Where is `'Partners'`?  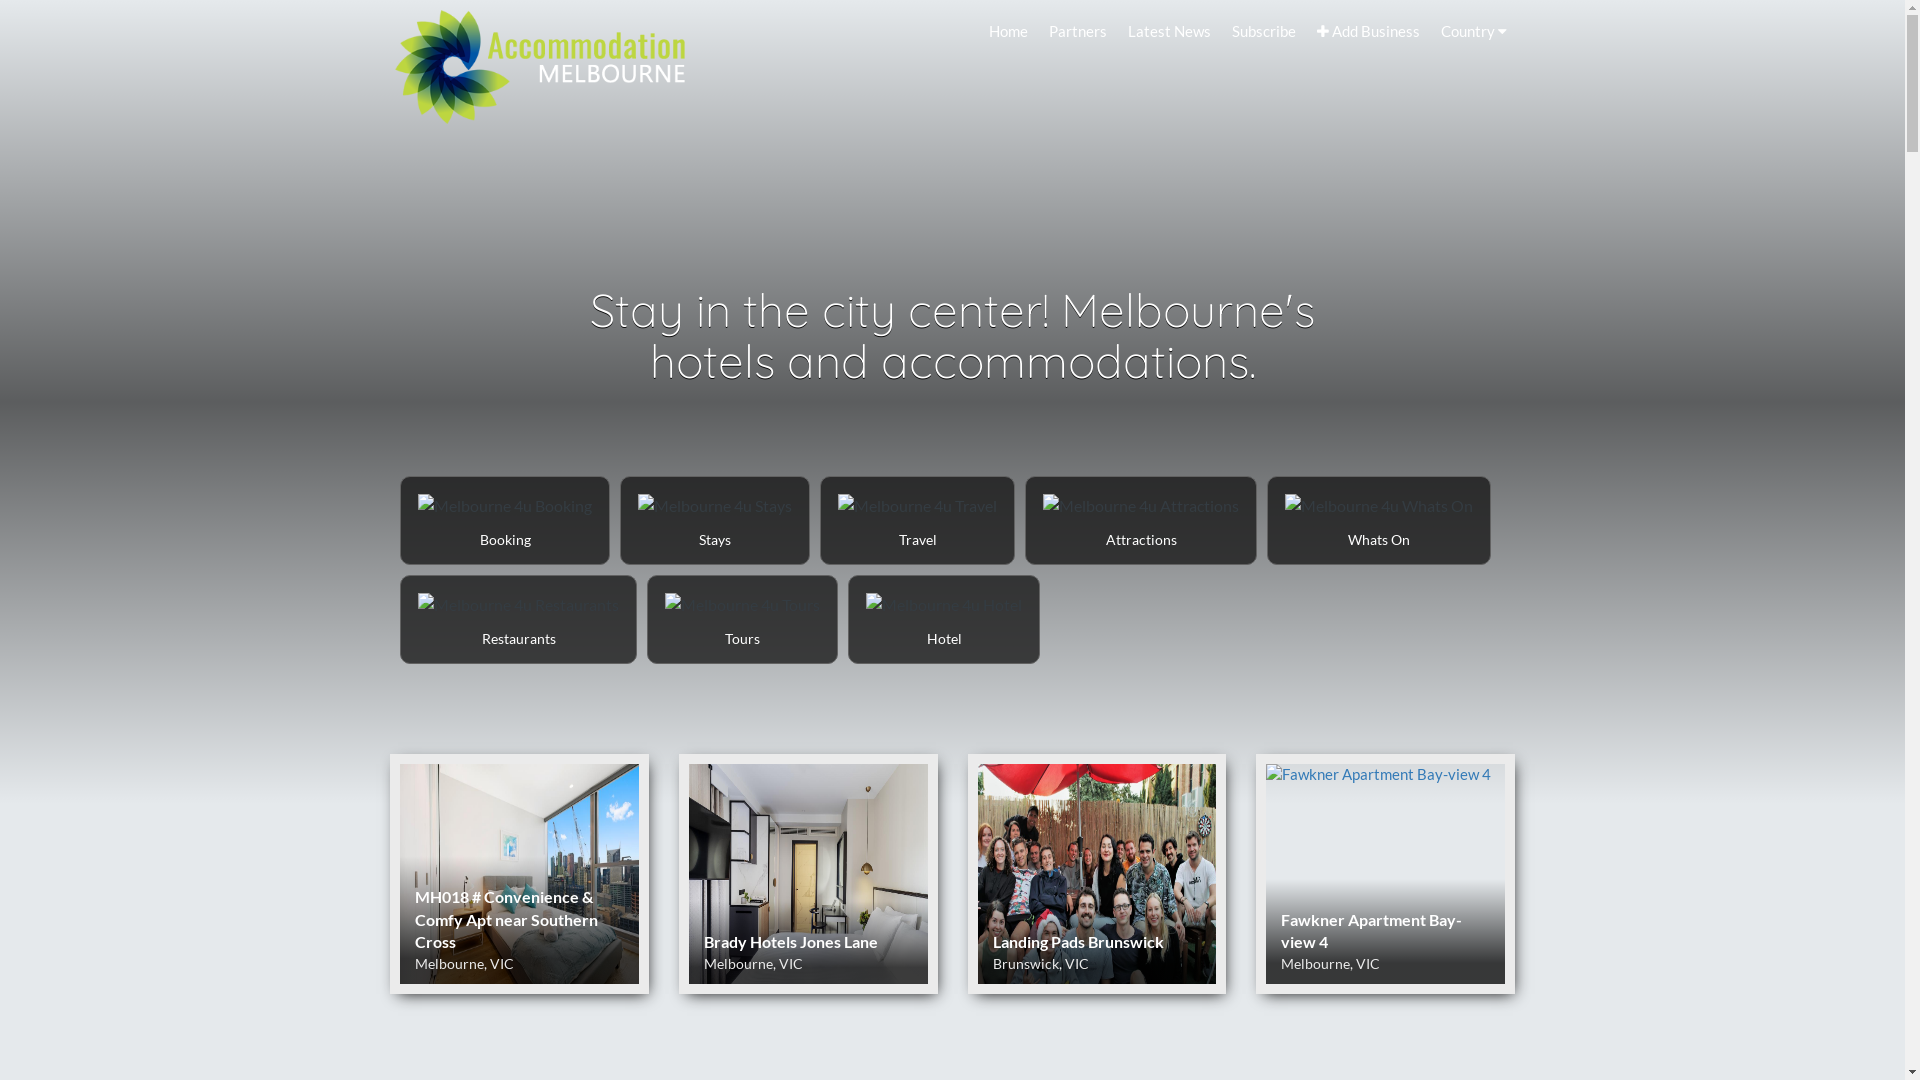
'Partners' is located at coordinates (1077, 30).